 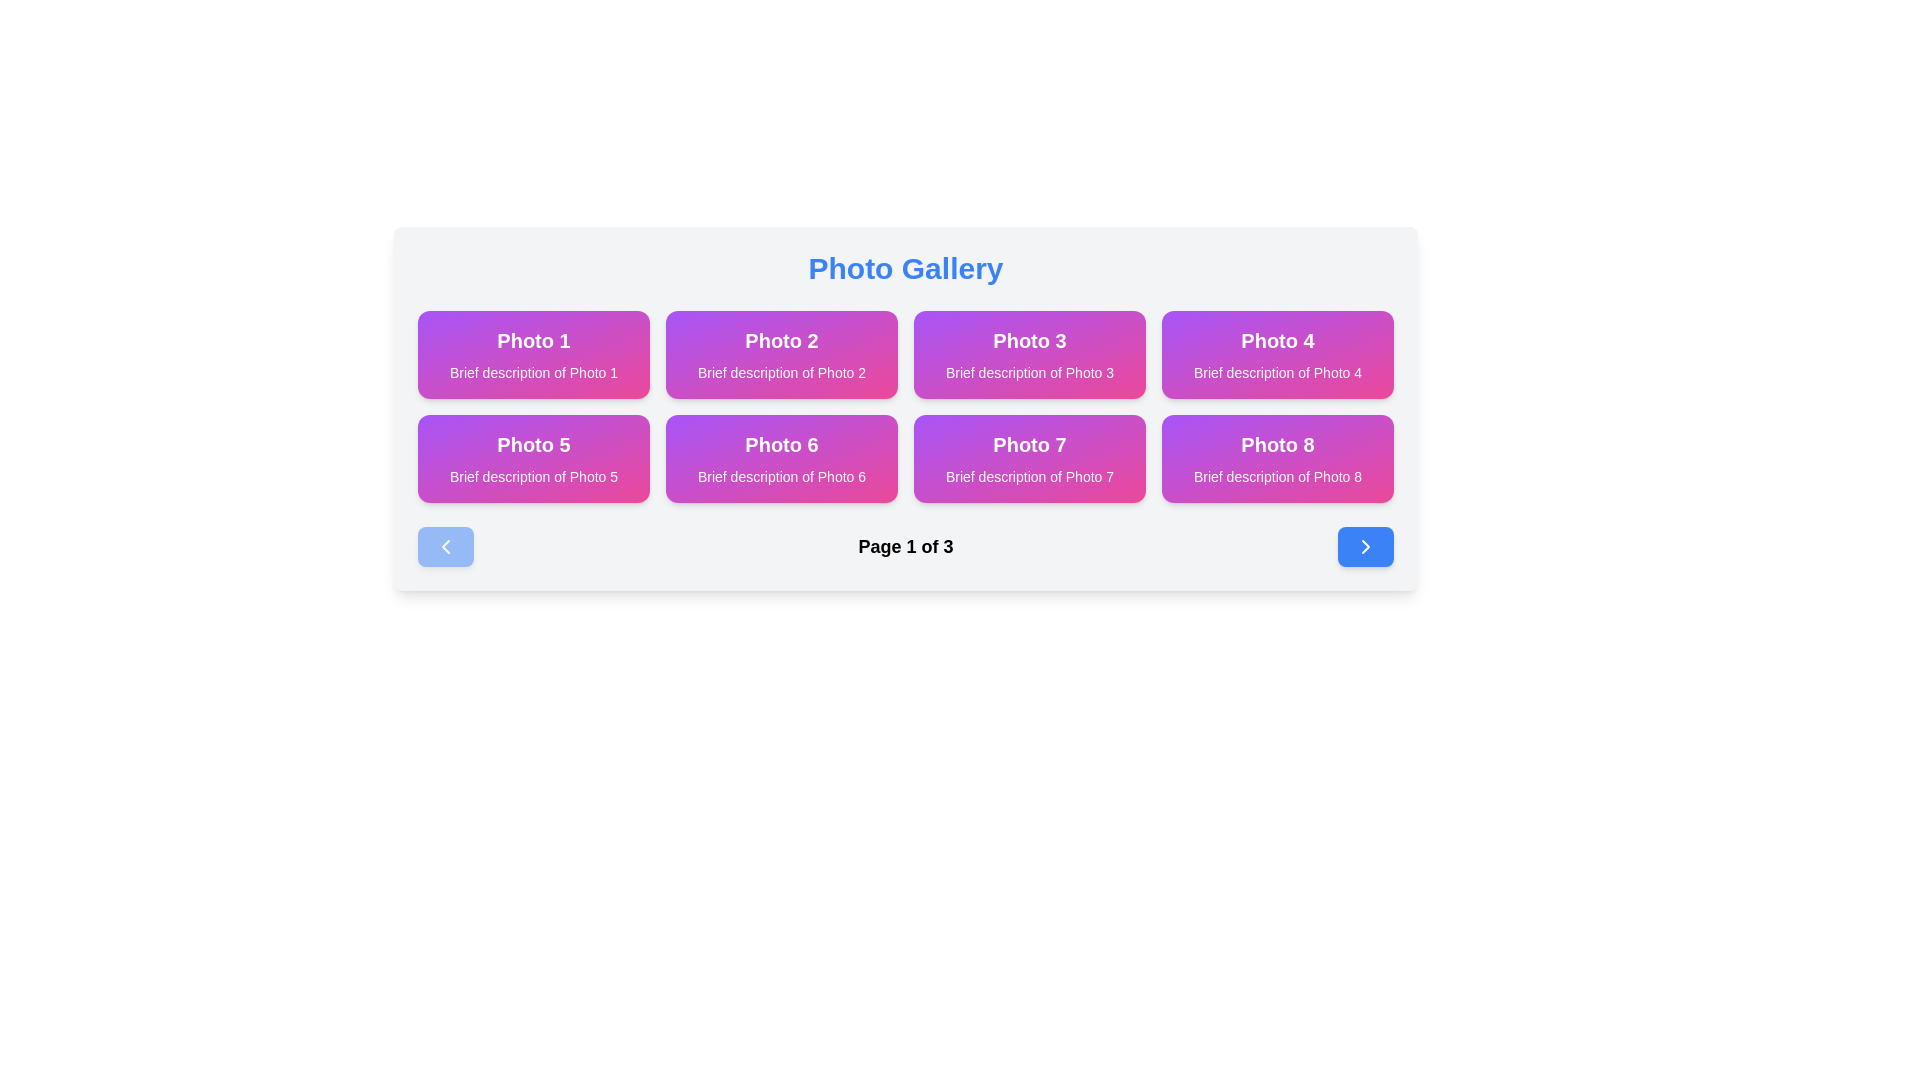 I want to click on the text label that provides a brief description of Photo 1, located directly below the title 'Photo 1' in the top-left corner of the grid layout, so click(x=533, y=373).